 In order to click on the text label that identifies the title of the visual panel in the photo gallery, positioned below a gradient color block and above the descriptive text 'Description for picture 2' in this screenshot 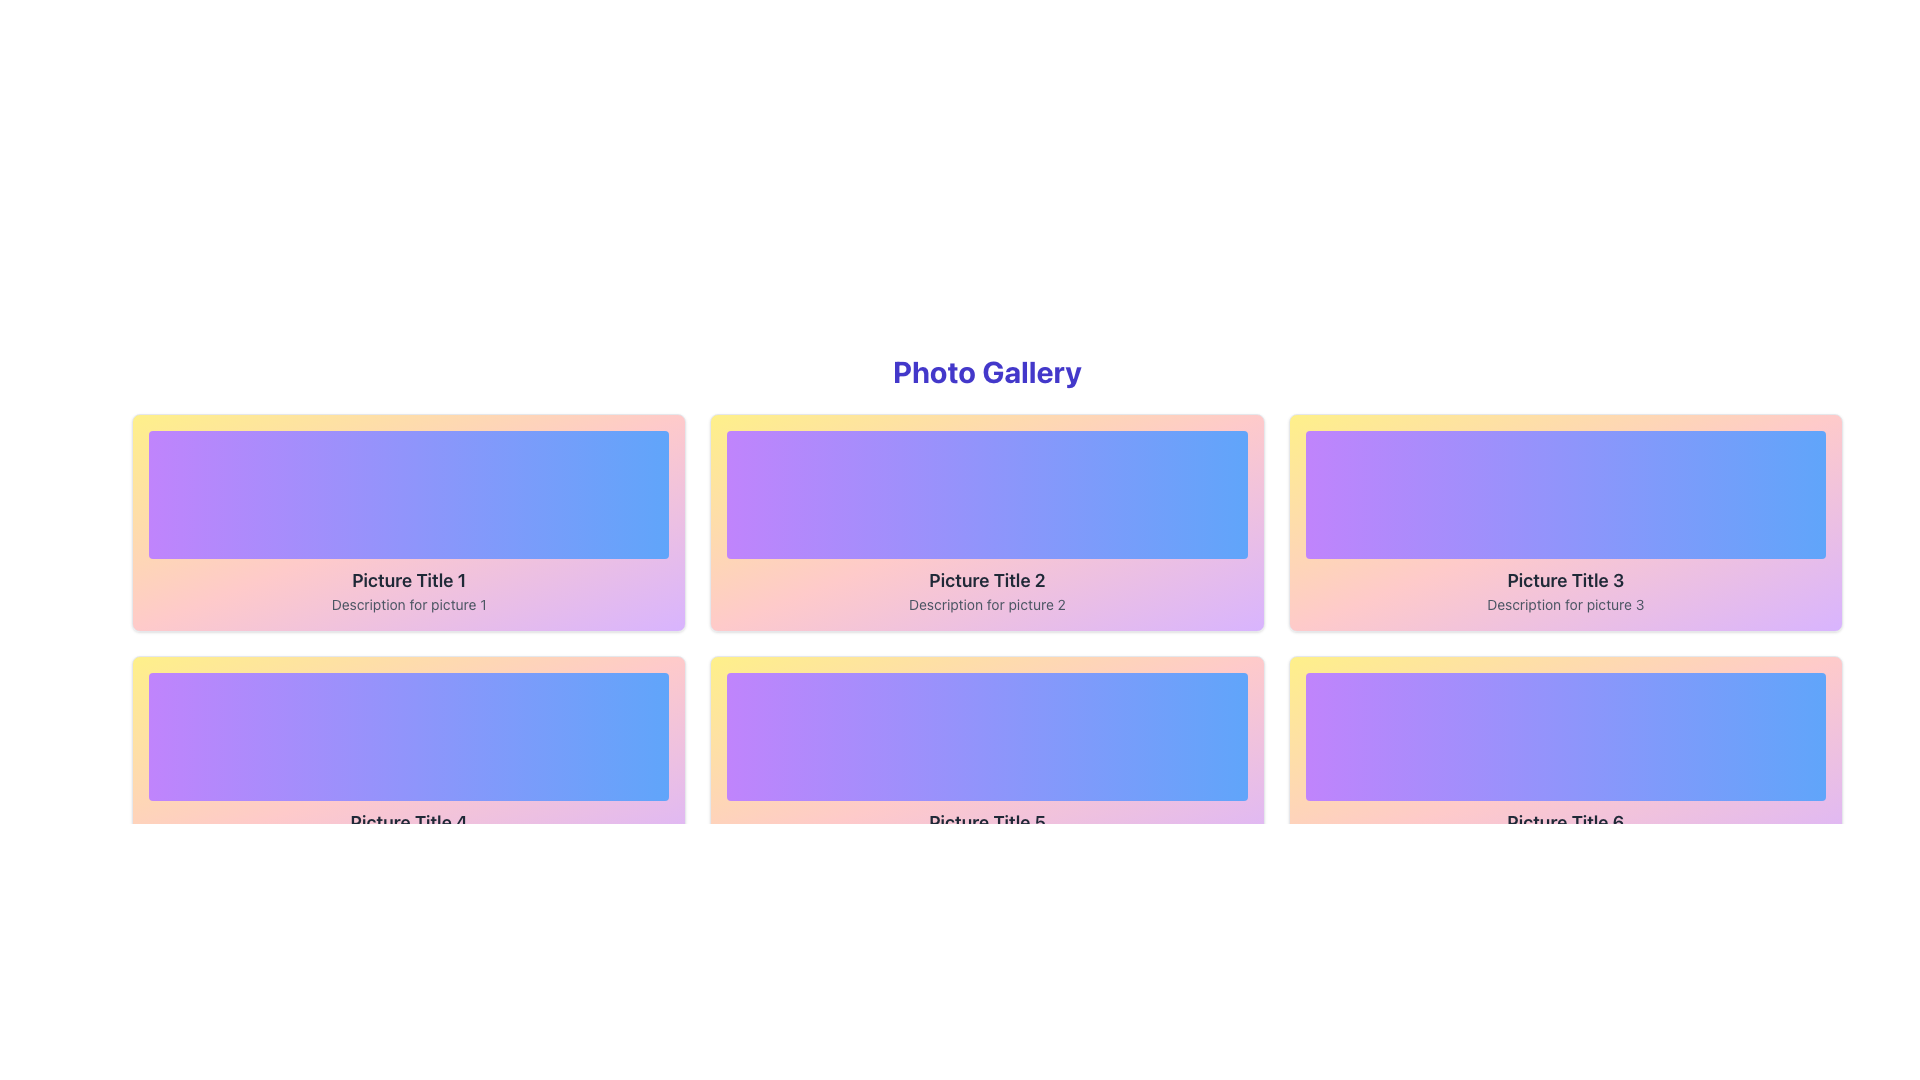, I will do `click(987, 581)`.